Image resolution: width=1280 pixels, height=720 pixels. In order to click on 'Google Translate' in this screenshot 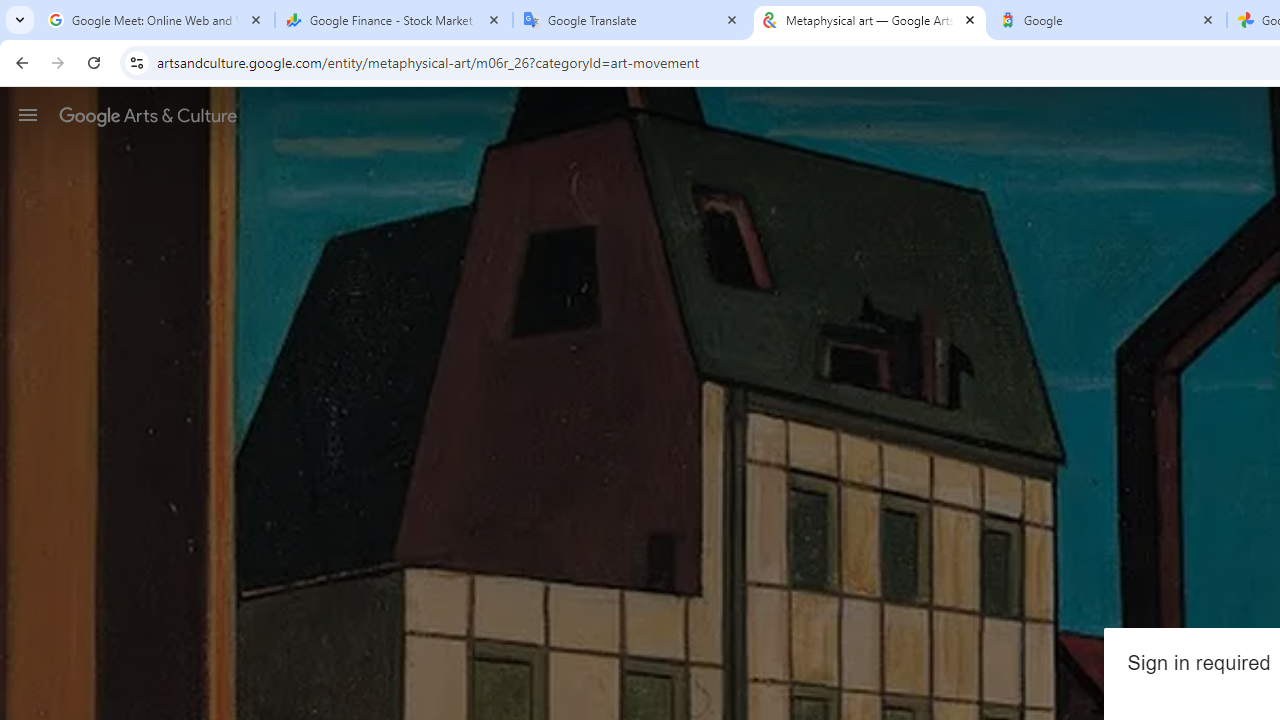, I will do `click(631, 20)`.